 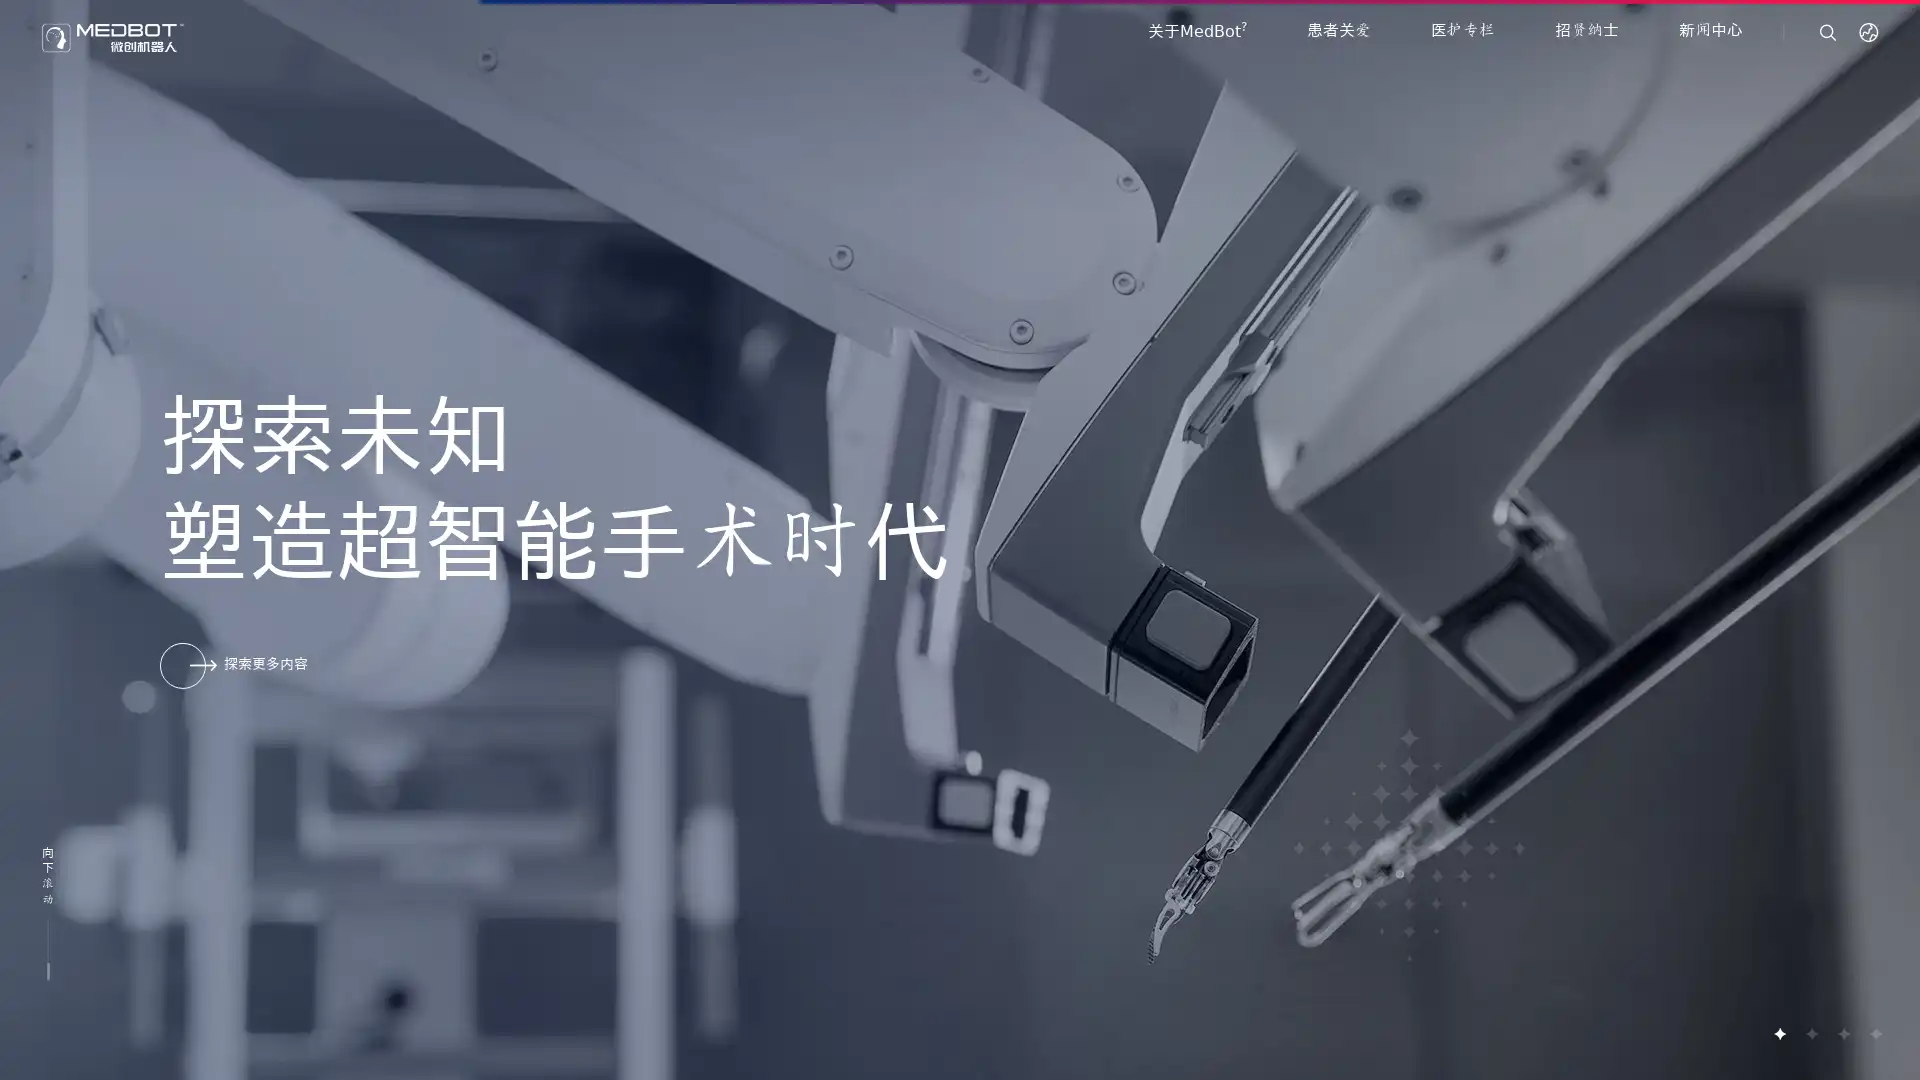 I want to click on Go to slide 4, so click(x=1874, y=1033).